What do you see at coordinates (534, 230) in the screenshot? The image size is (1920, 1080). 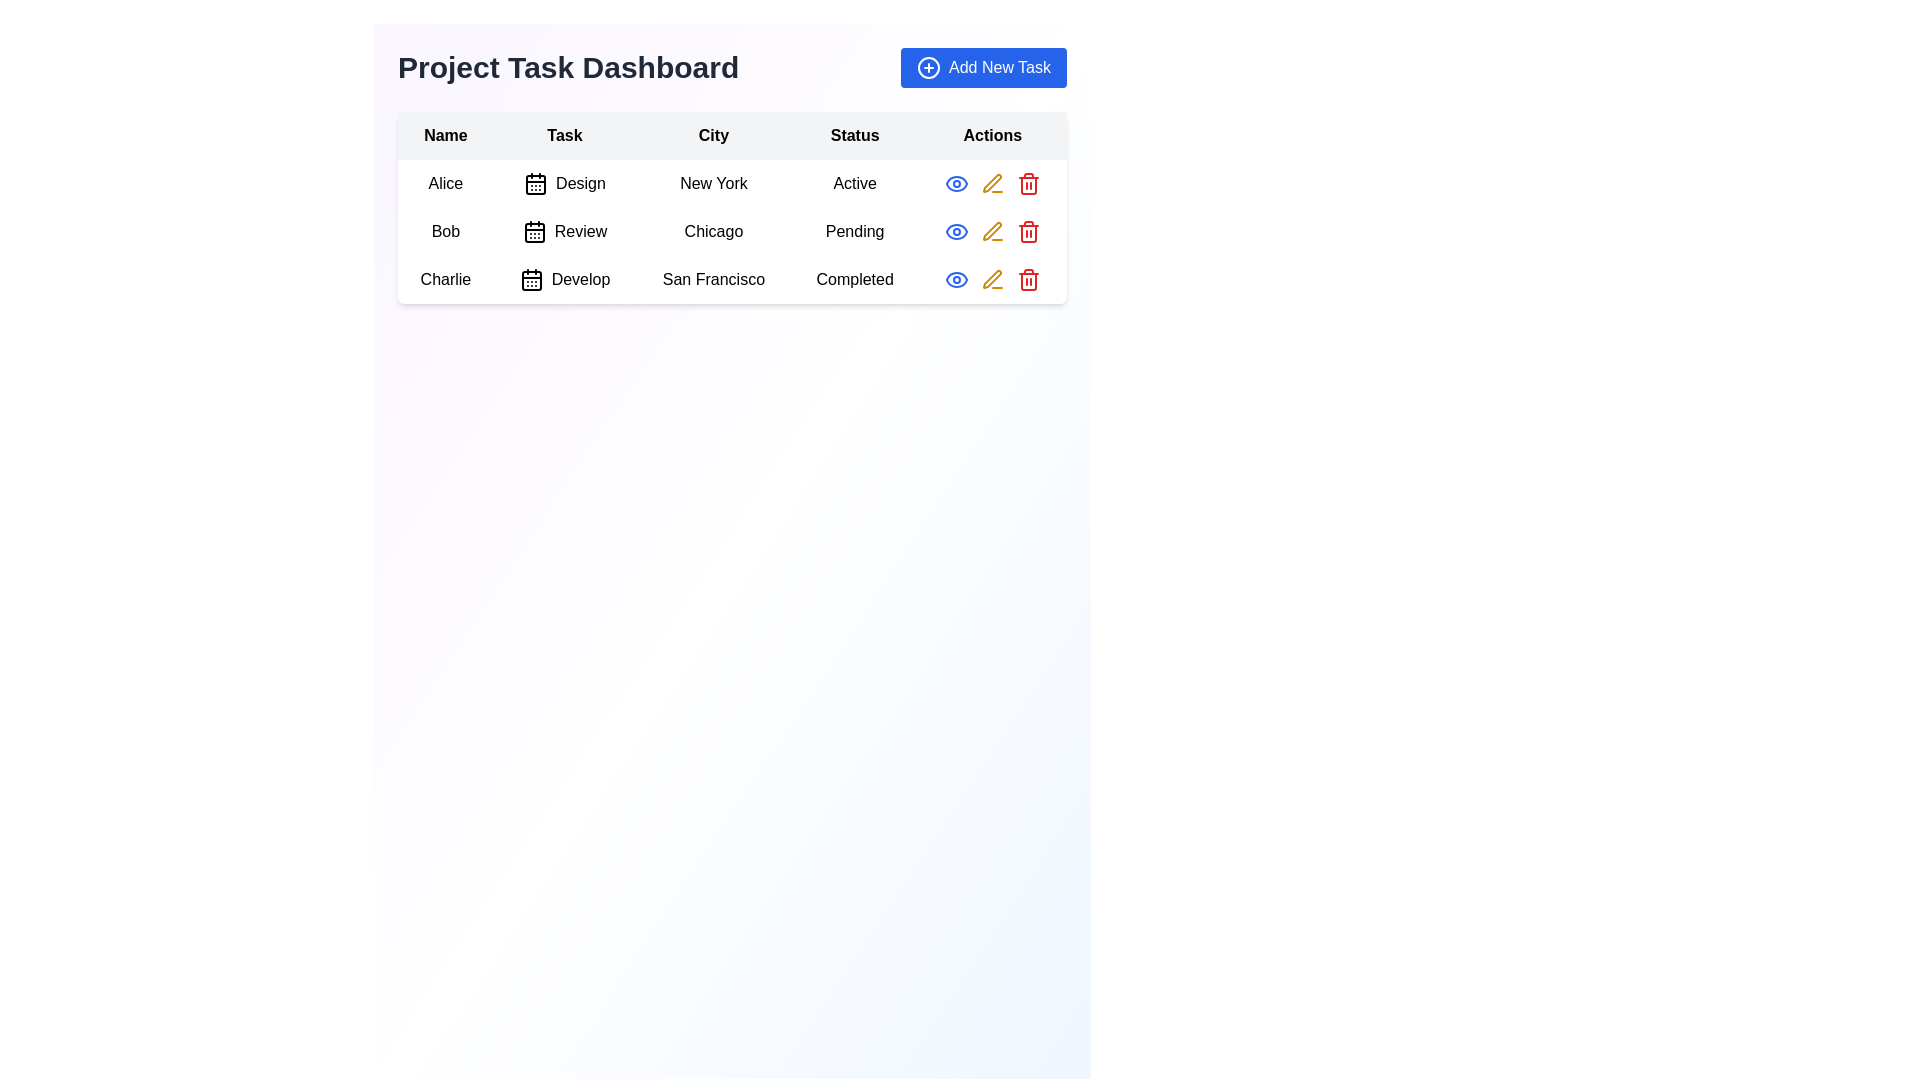 I see `the calendar icon in the 'Task' column of the second row, which visually represents the task 'Review'` at bounding box center [534, 230].